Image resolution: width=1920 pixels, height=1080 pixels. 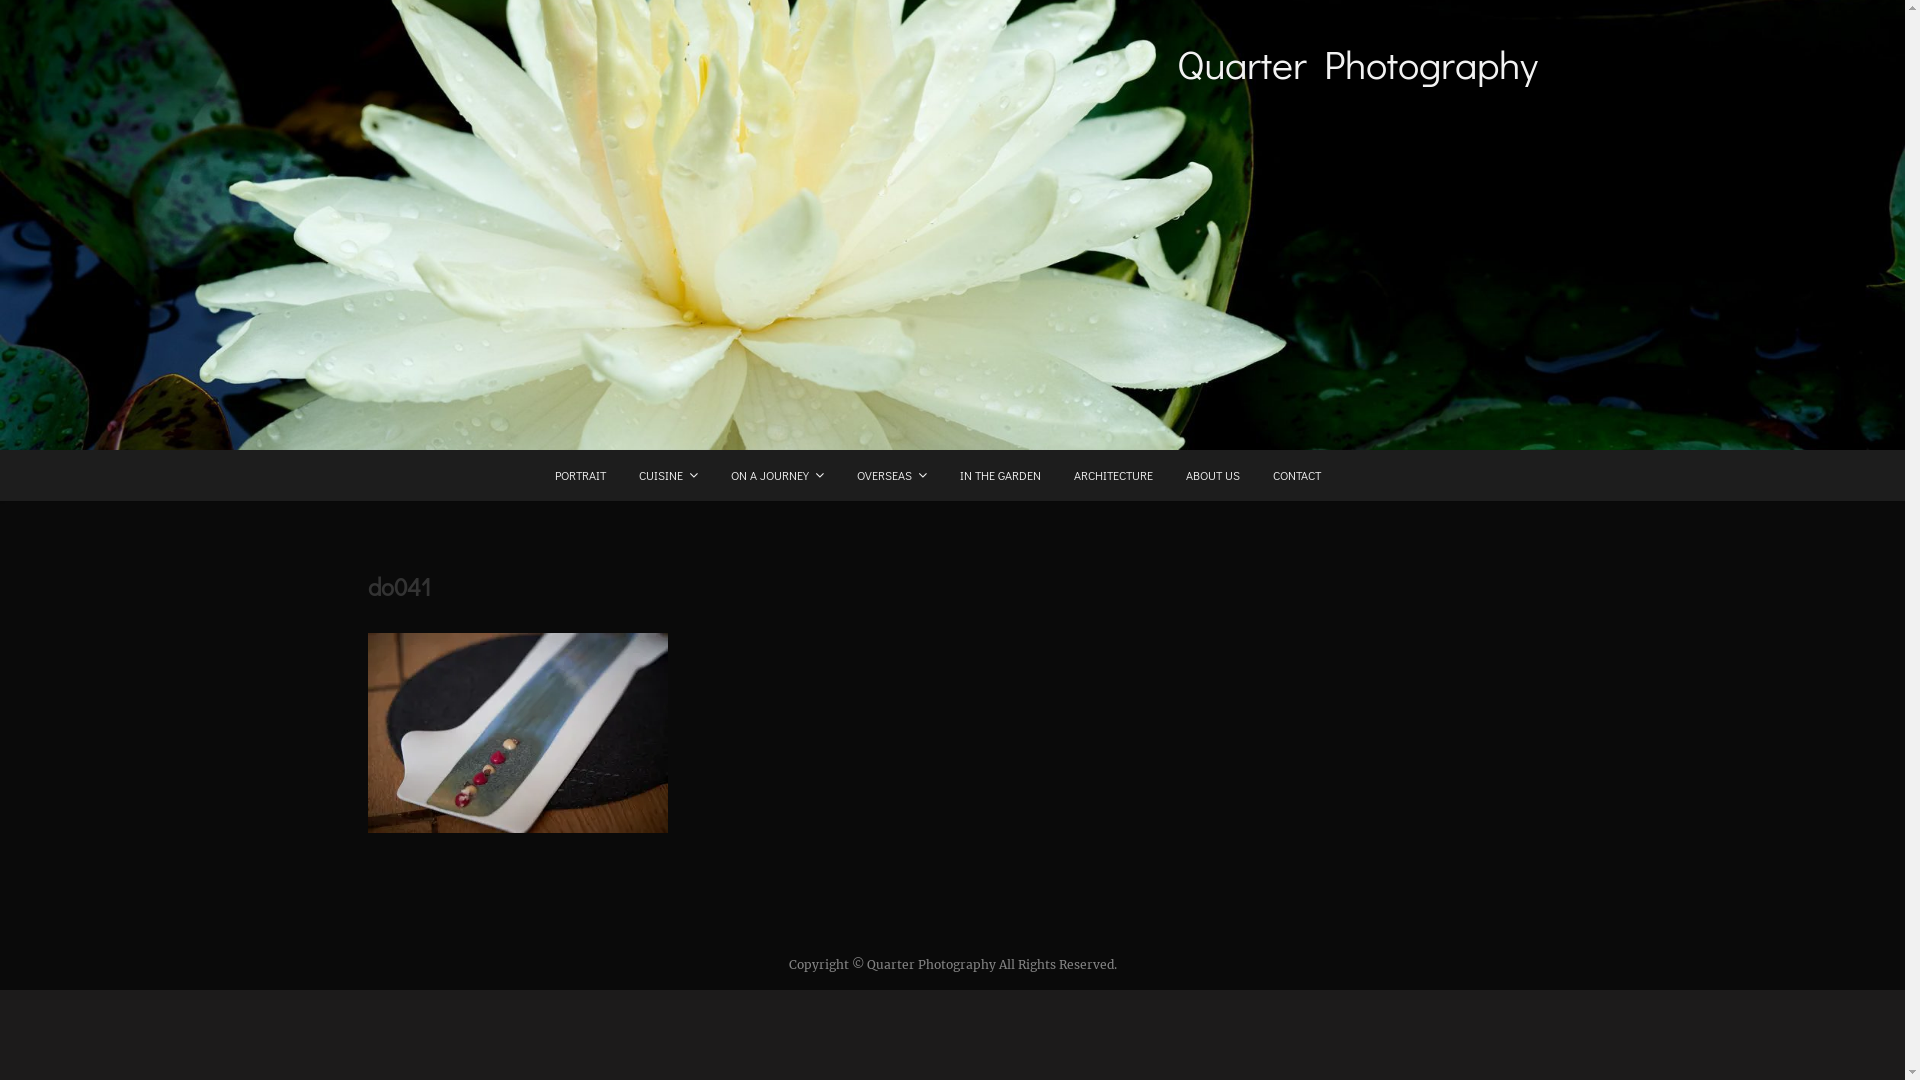 What do you see at coordinates (1176, 63) in the screenshot?
I see `'Quarter Photography'` at bounding box center [1176, 63].